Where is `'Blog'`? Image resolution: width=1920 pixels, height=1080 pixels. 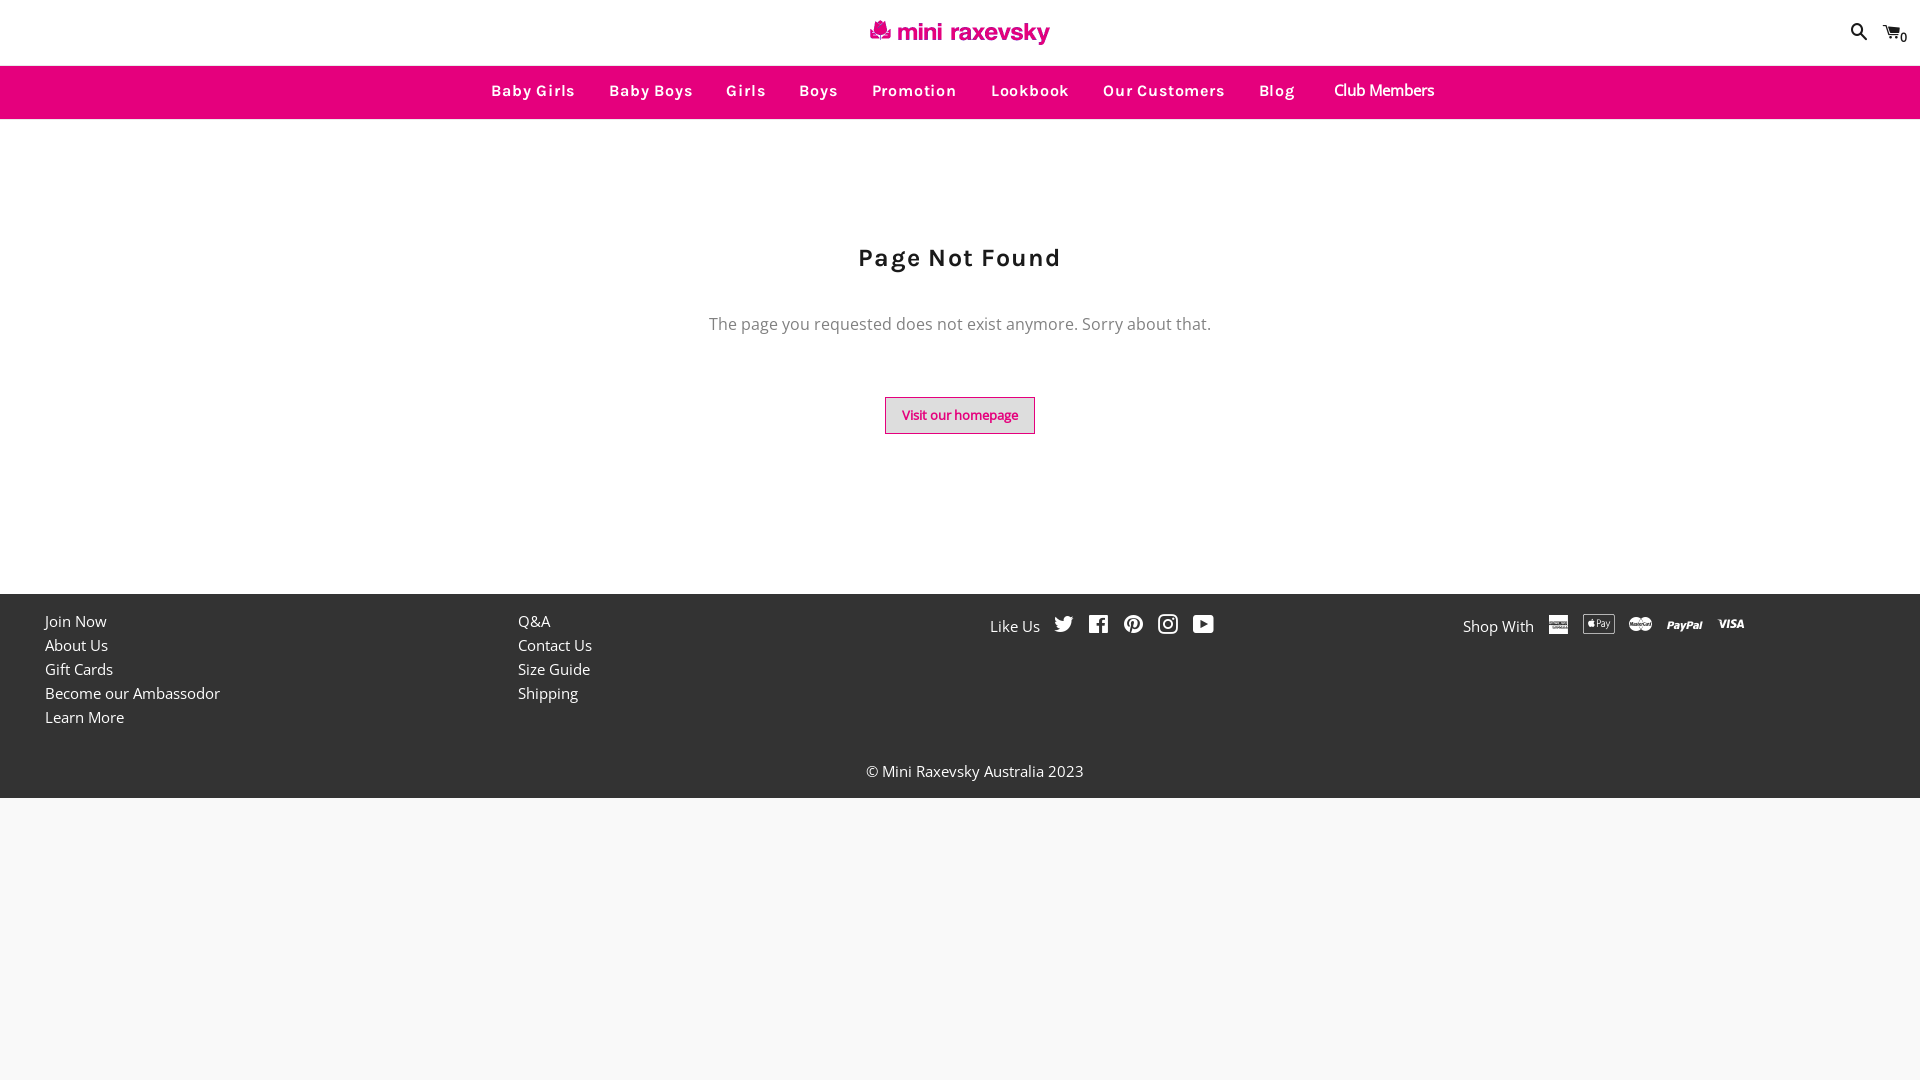 'Blog' is located at coordinates (1275, 91).